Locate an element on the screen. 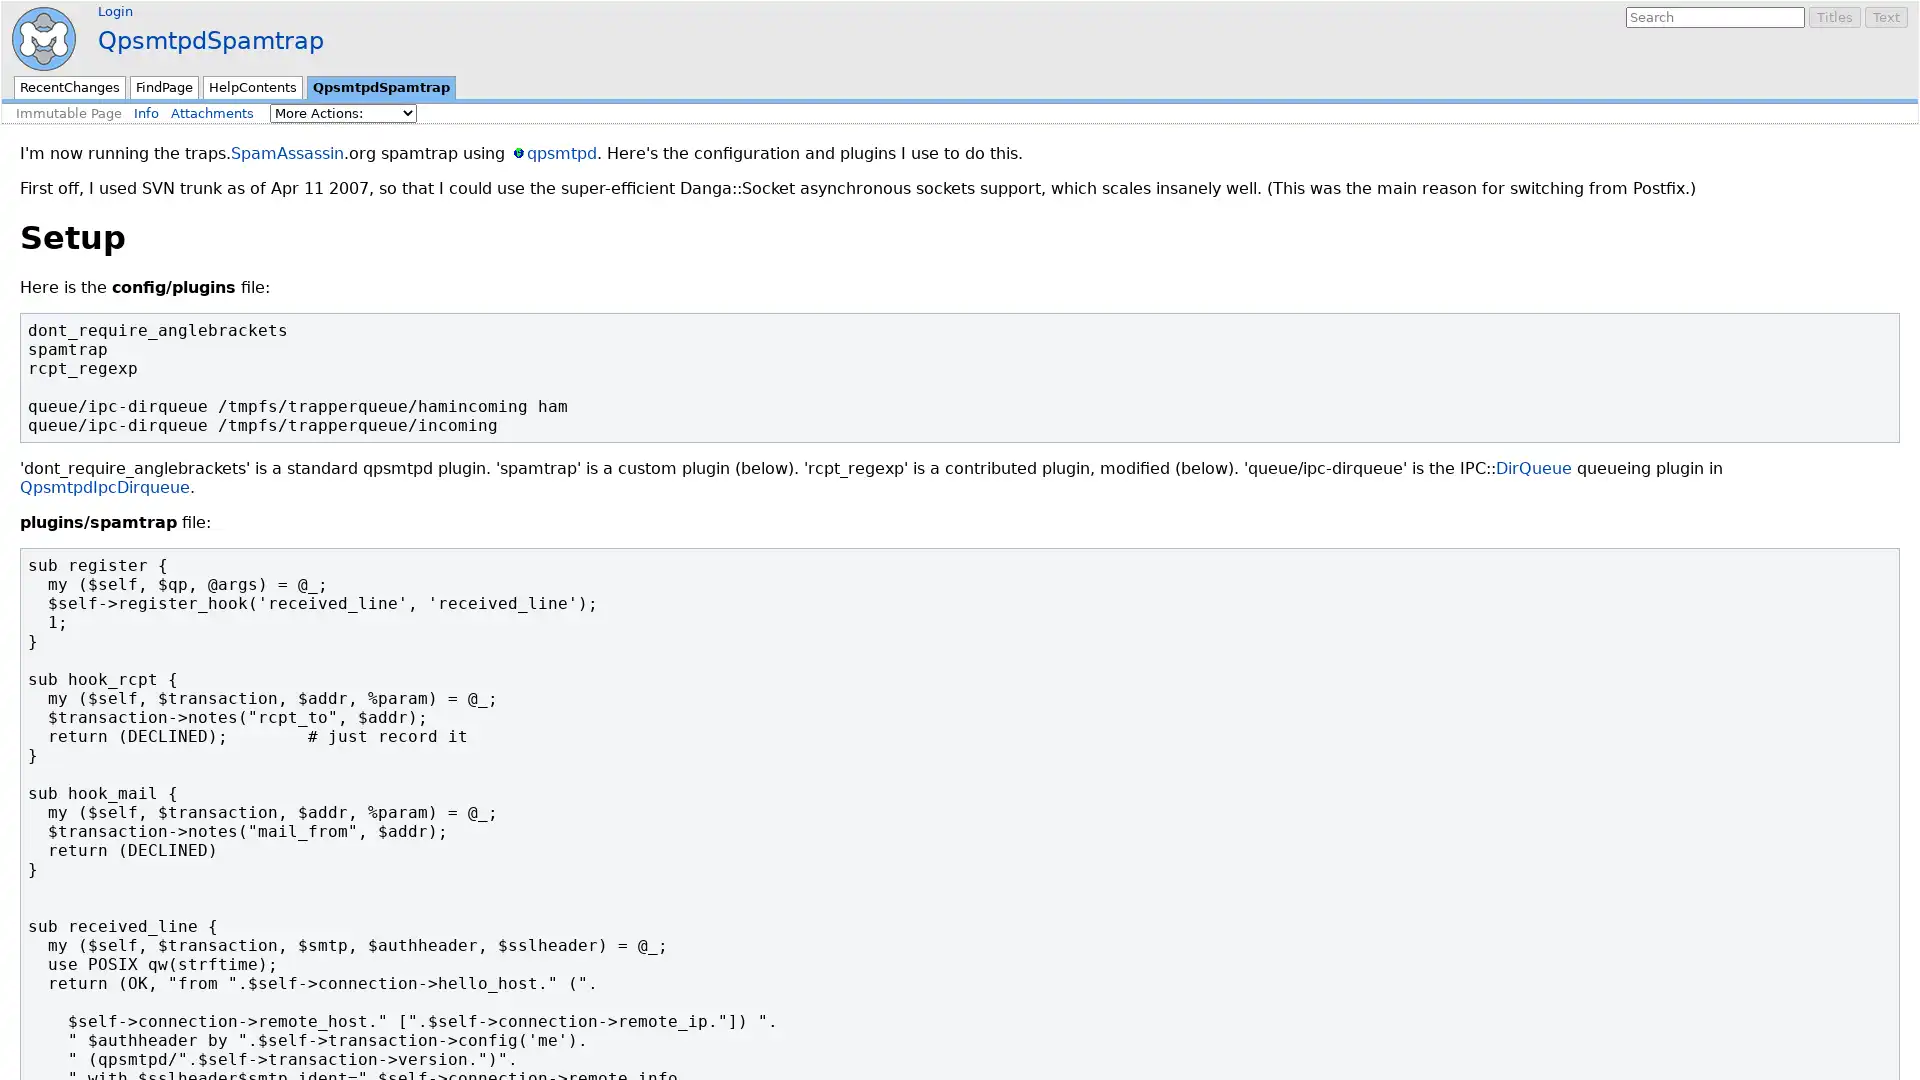  Text is located at coordinates (1885, 17).